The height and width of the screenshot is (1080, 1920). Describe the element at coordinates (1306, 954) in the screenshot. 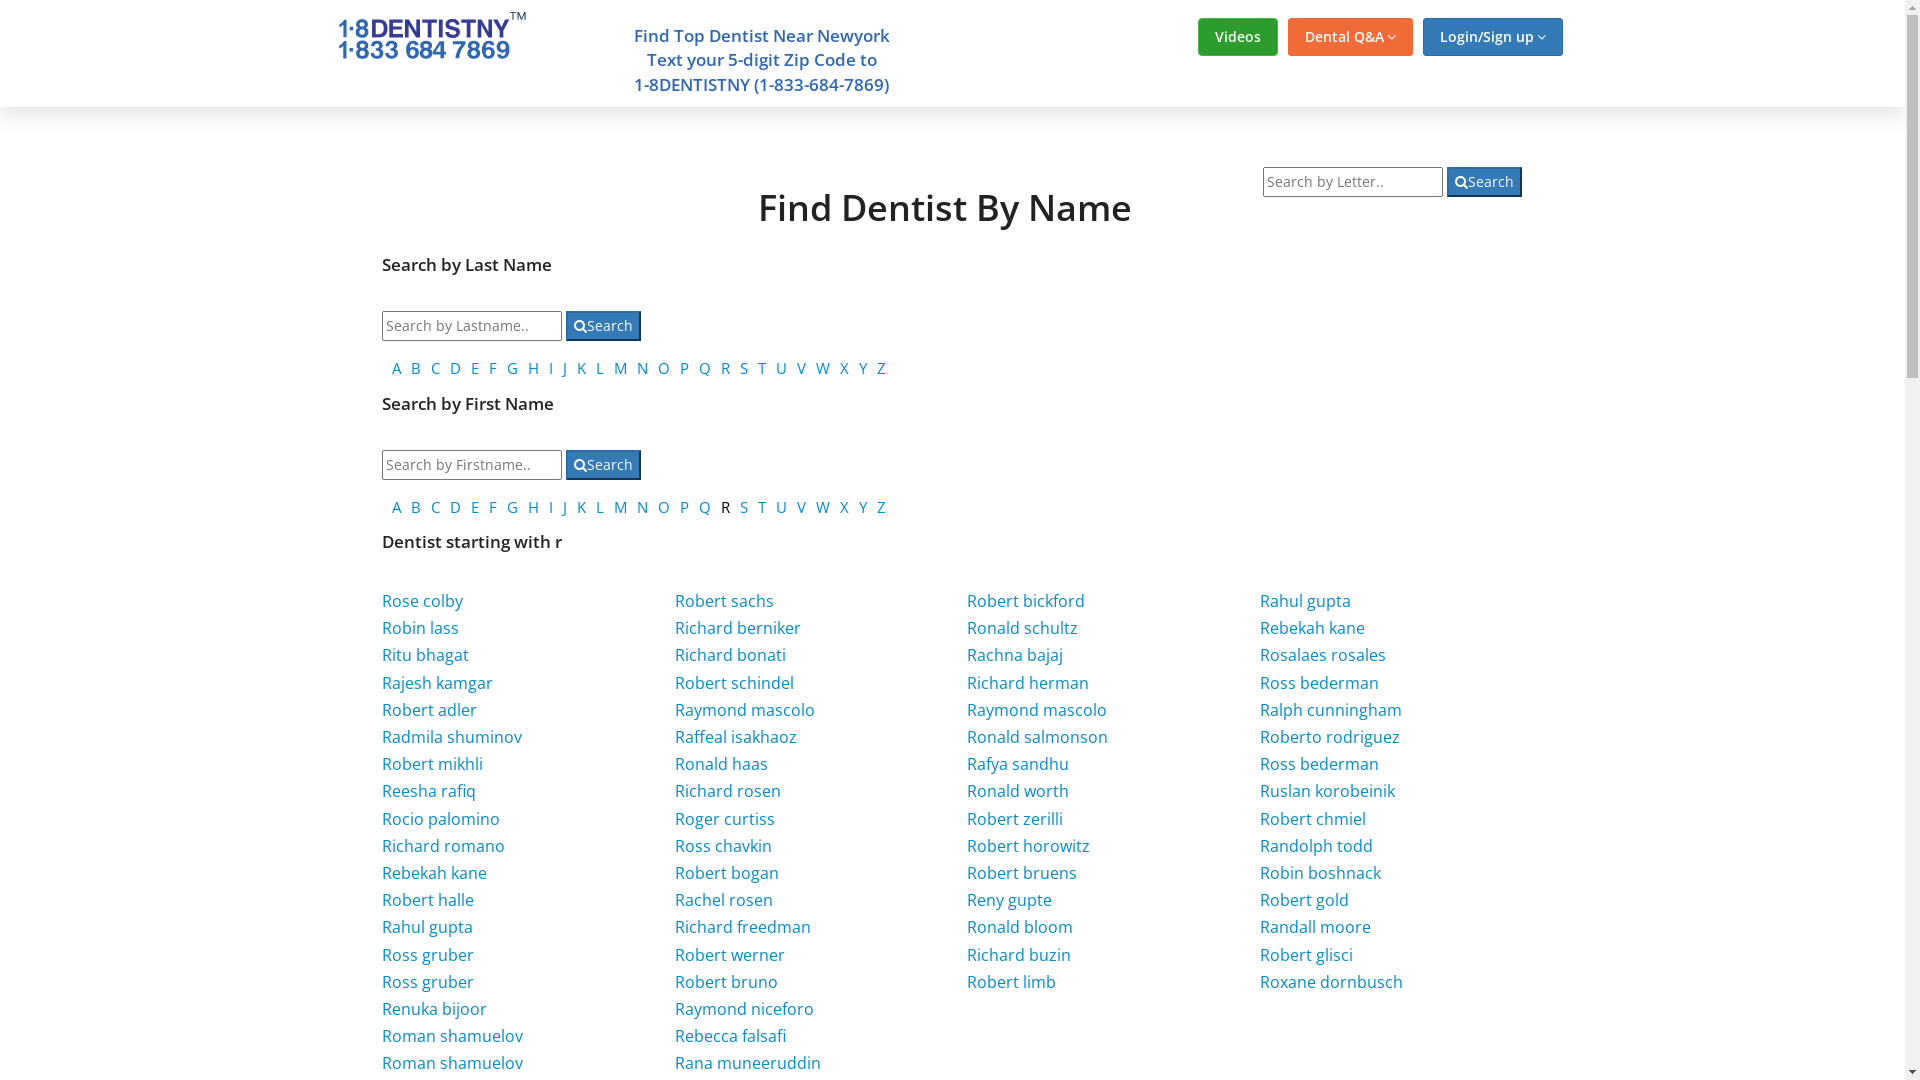

I see `'Robert glisci'` at that location.